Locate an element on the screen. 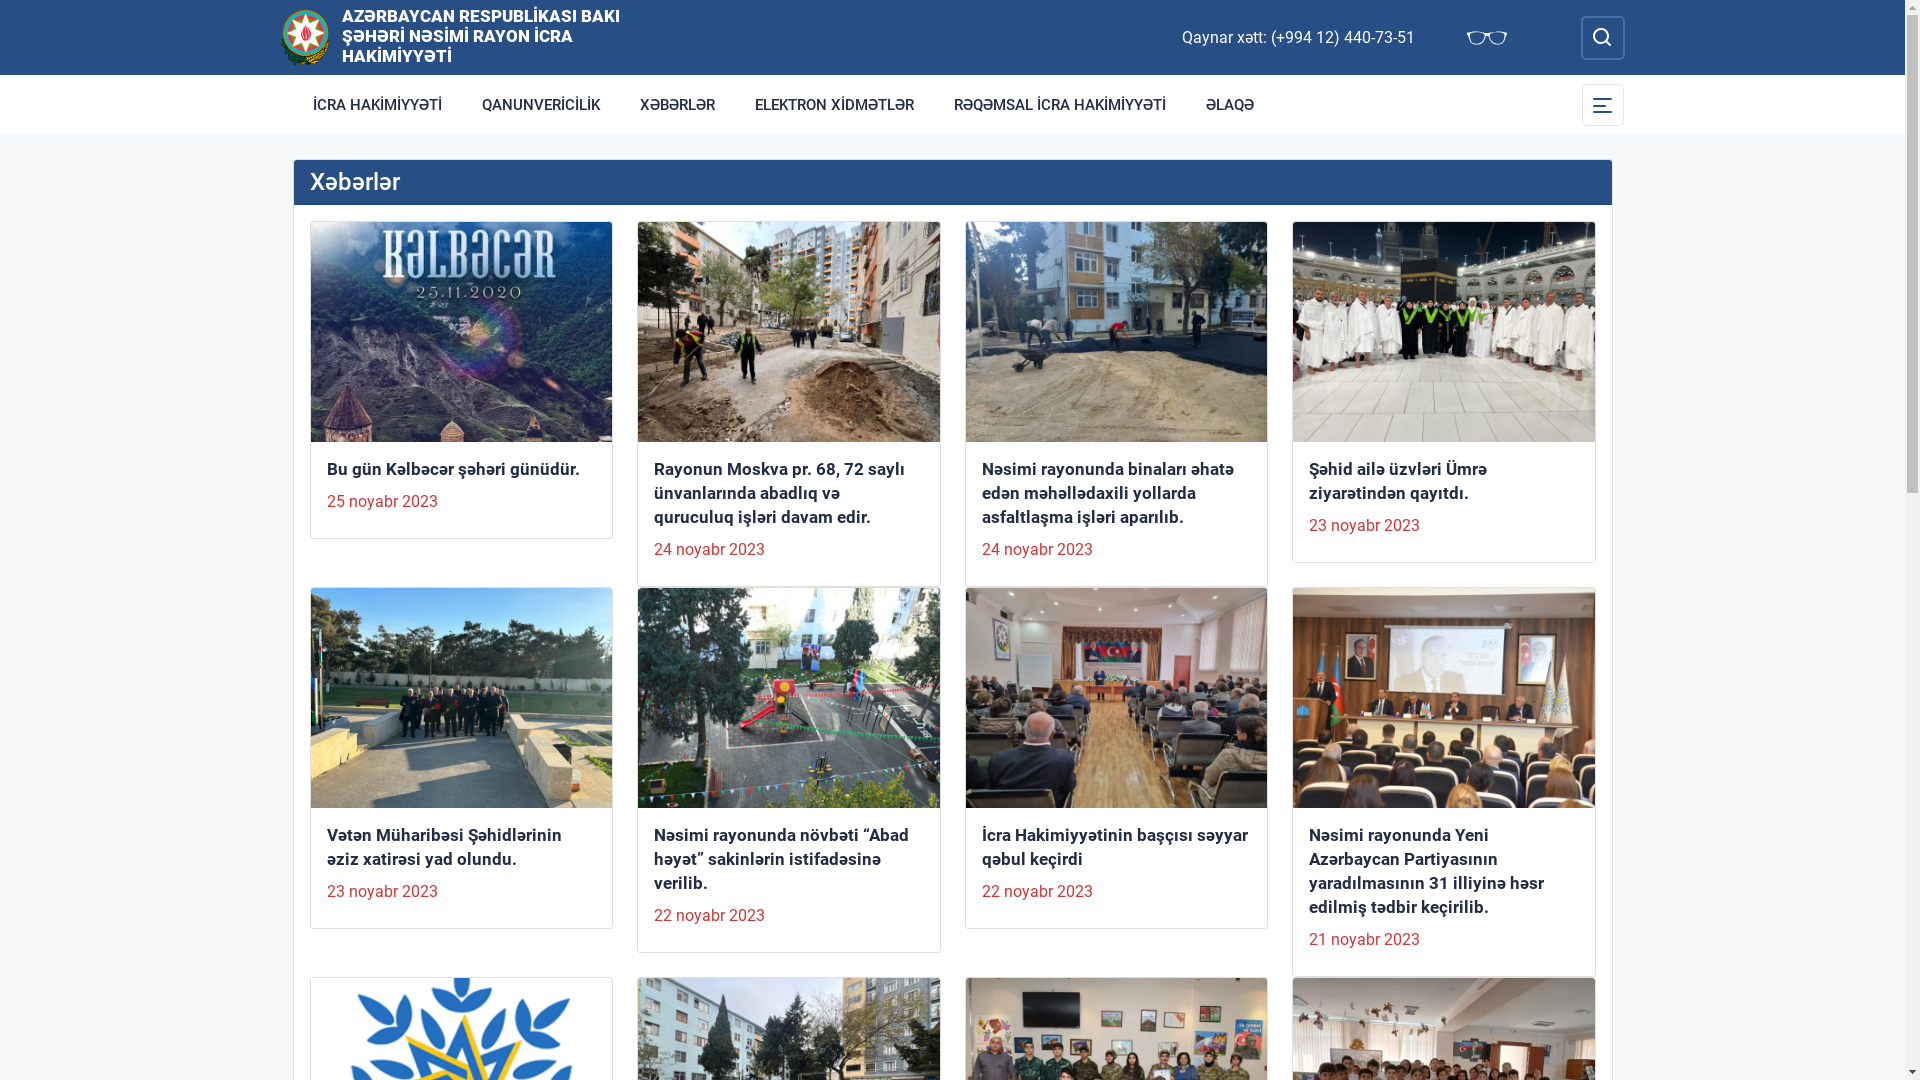 The height and width of the screenshot is (1080, 1920). 'QANUNVERICILIK' is located at coordinates (460, 104).